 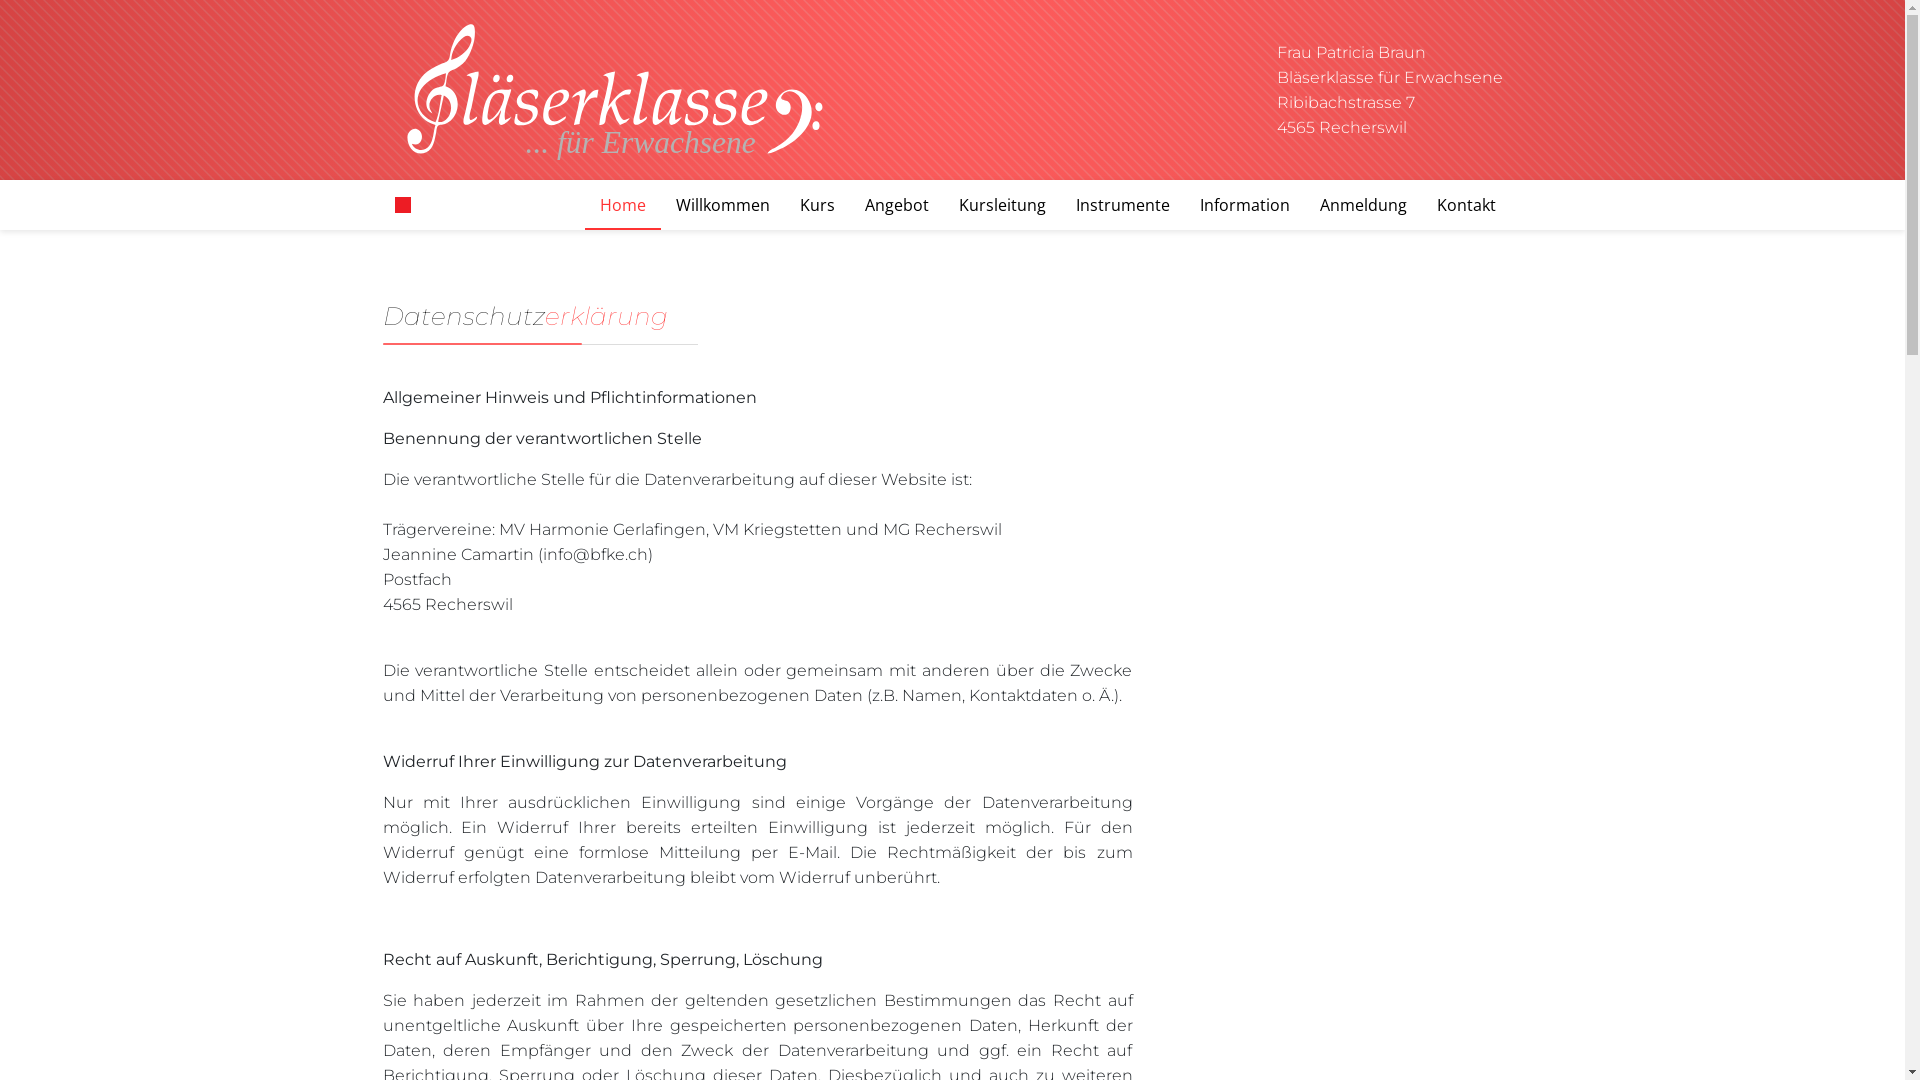 What do you see at coordinates (1242, 204) in the screenshot?
I see `'Information'` at bounding box center [1242, 204].